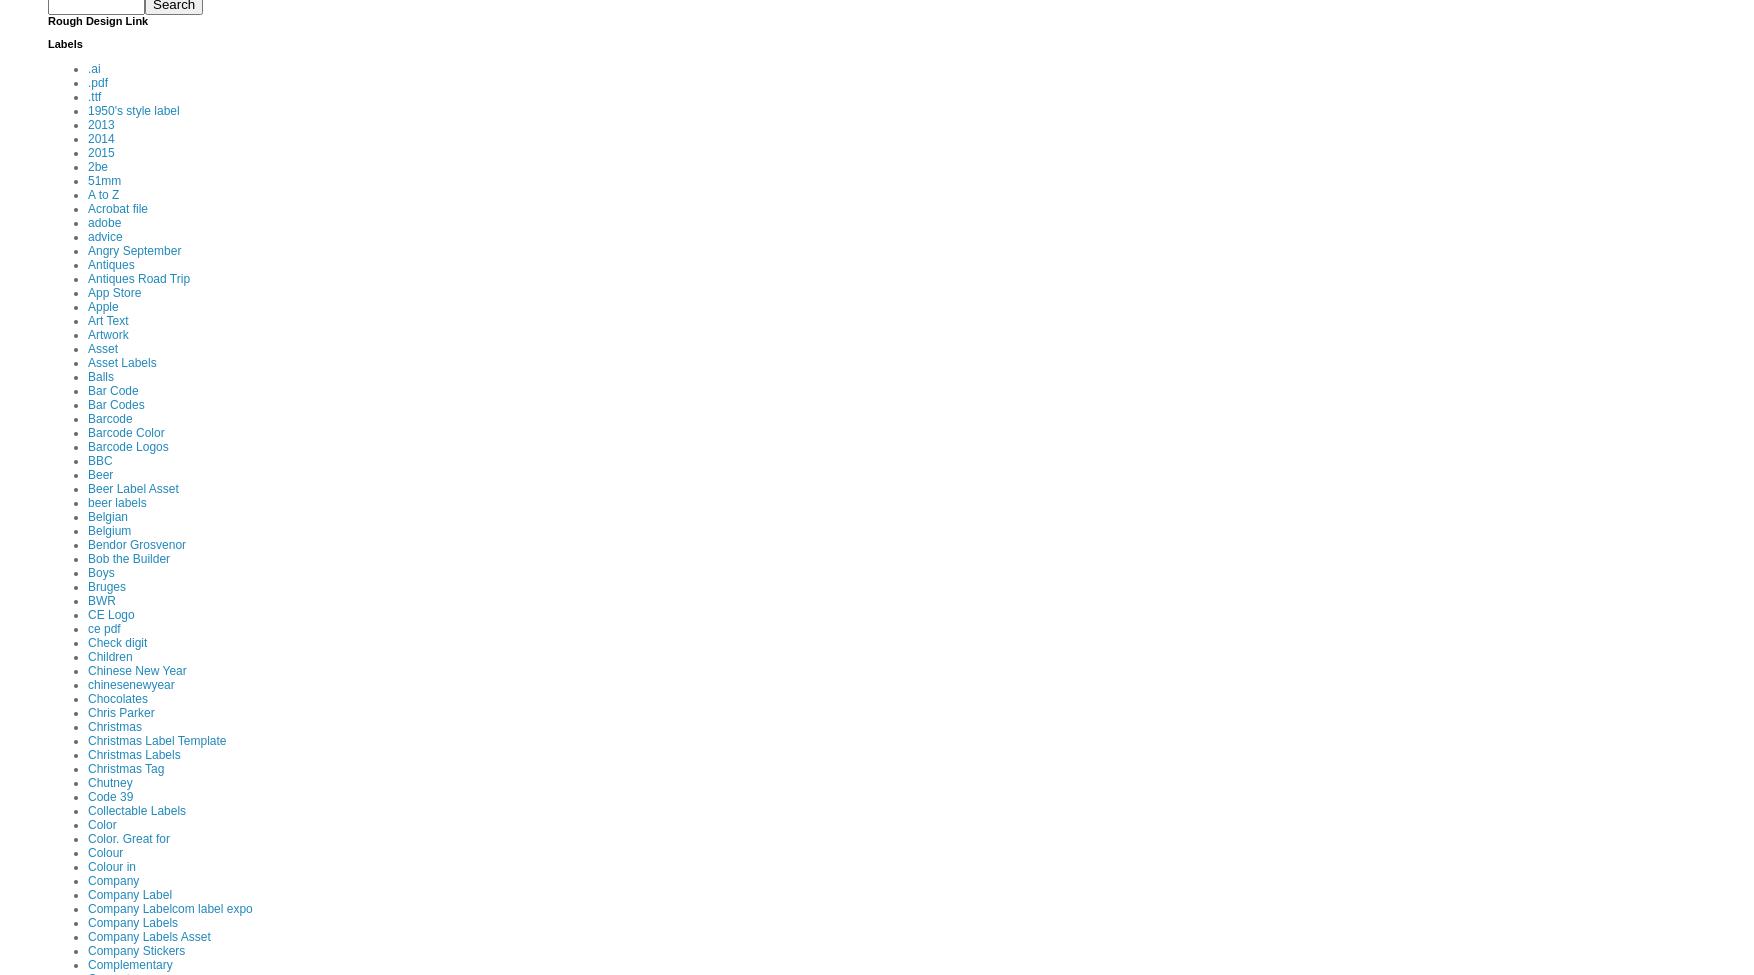  Describe the element at coordinates (124, 767) in the screenshot. I see `'Christmas Tag'` at that location.